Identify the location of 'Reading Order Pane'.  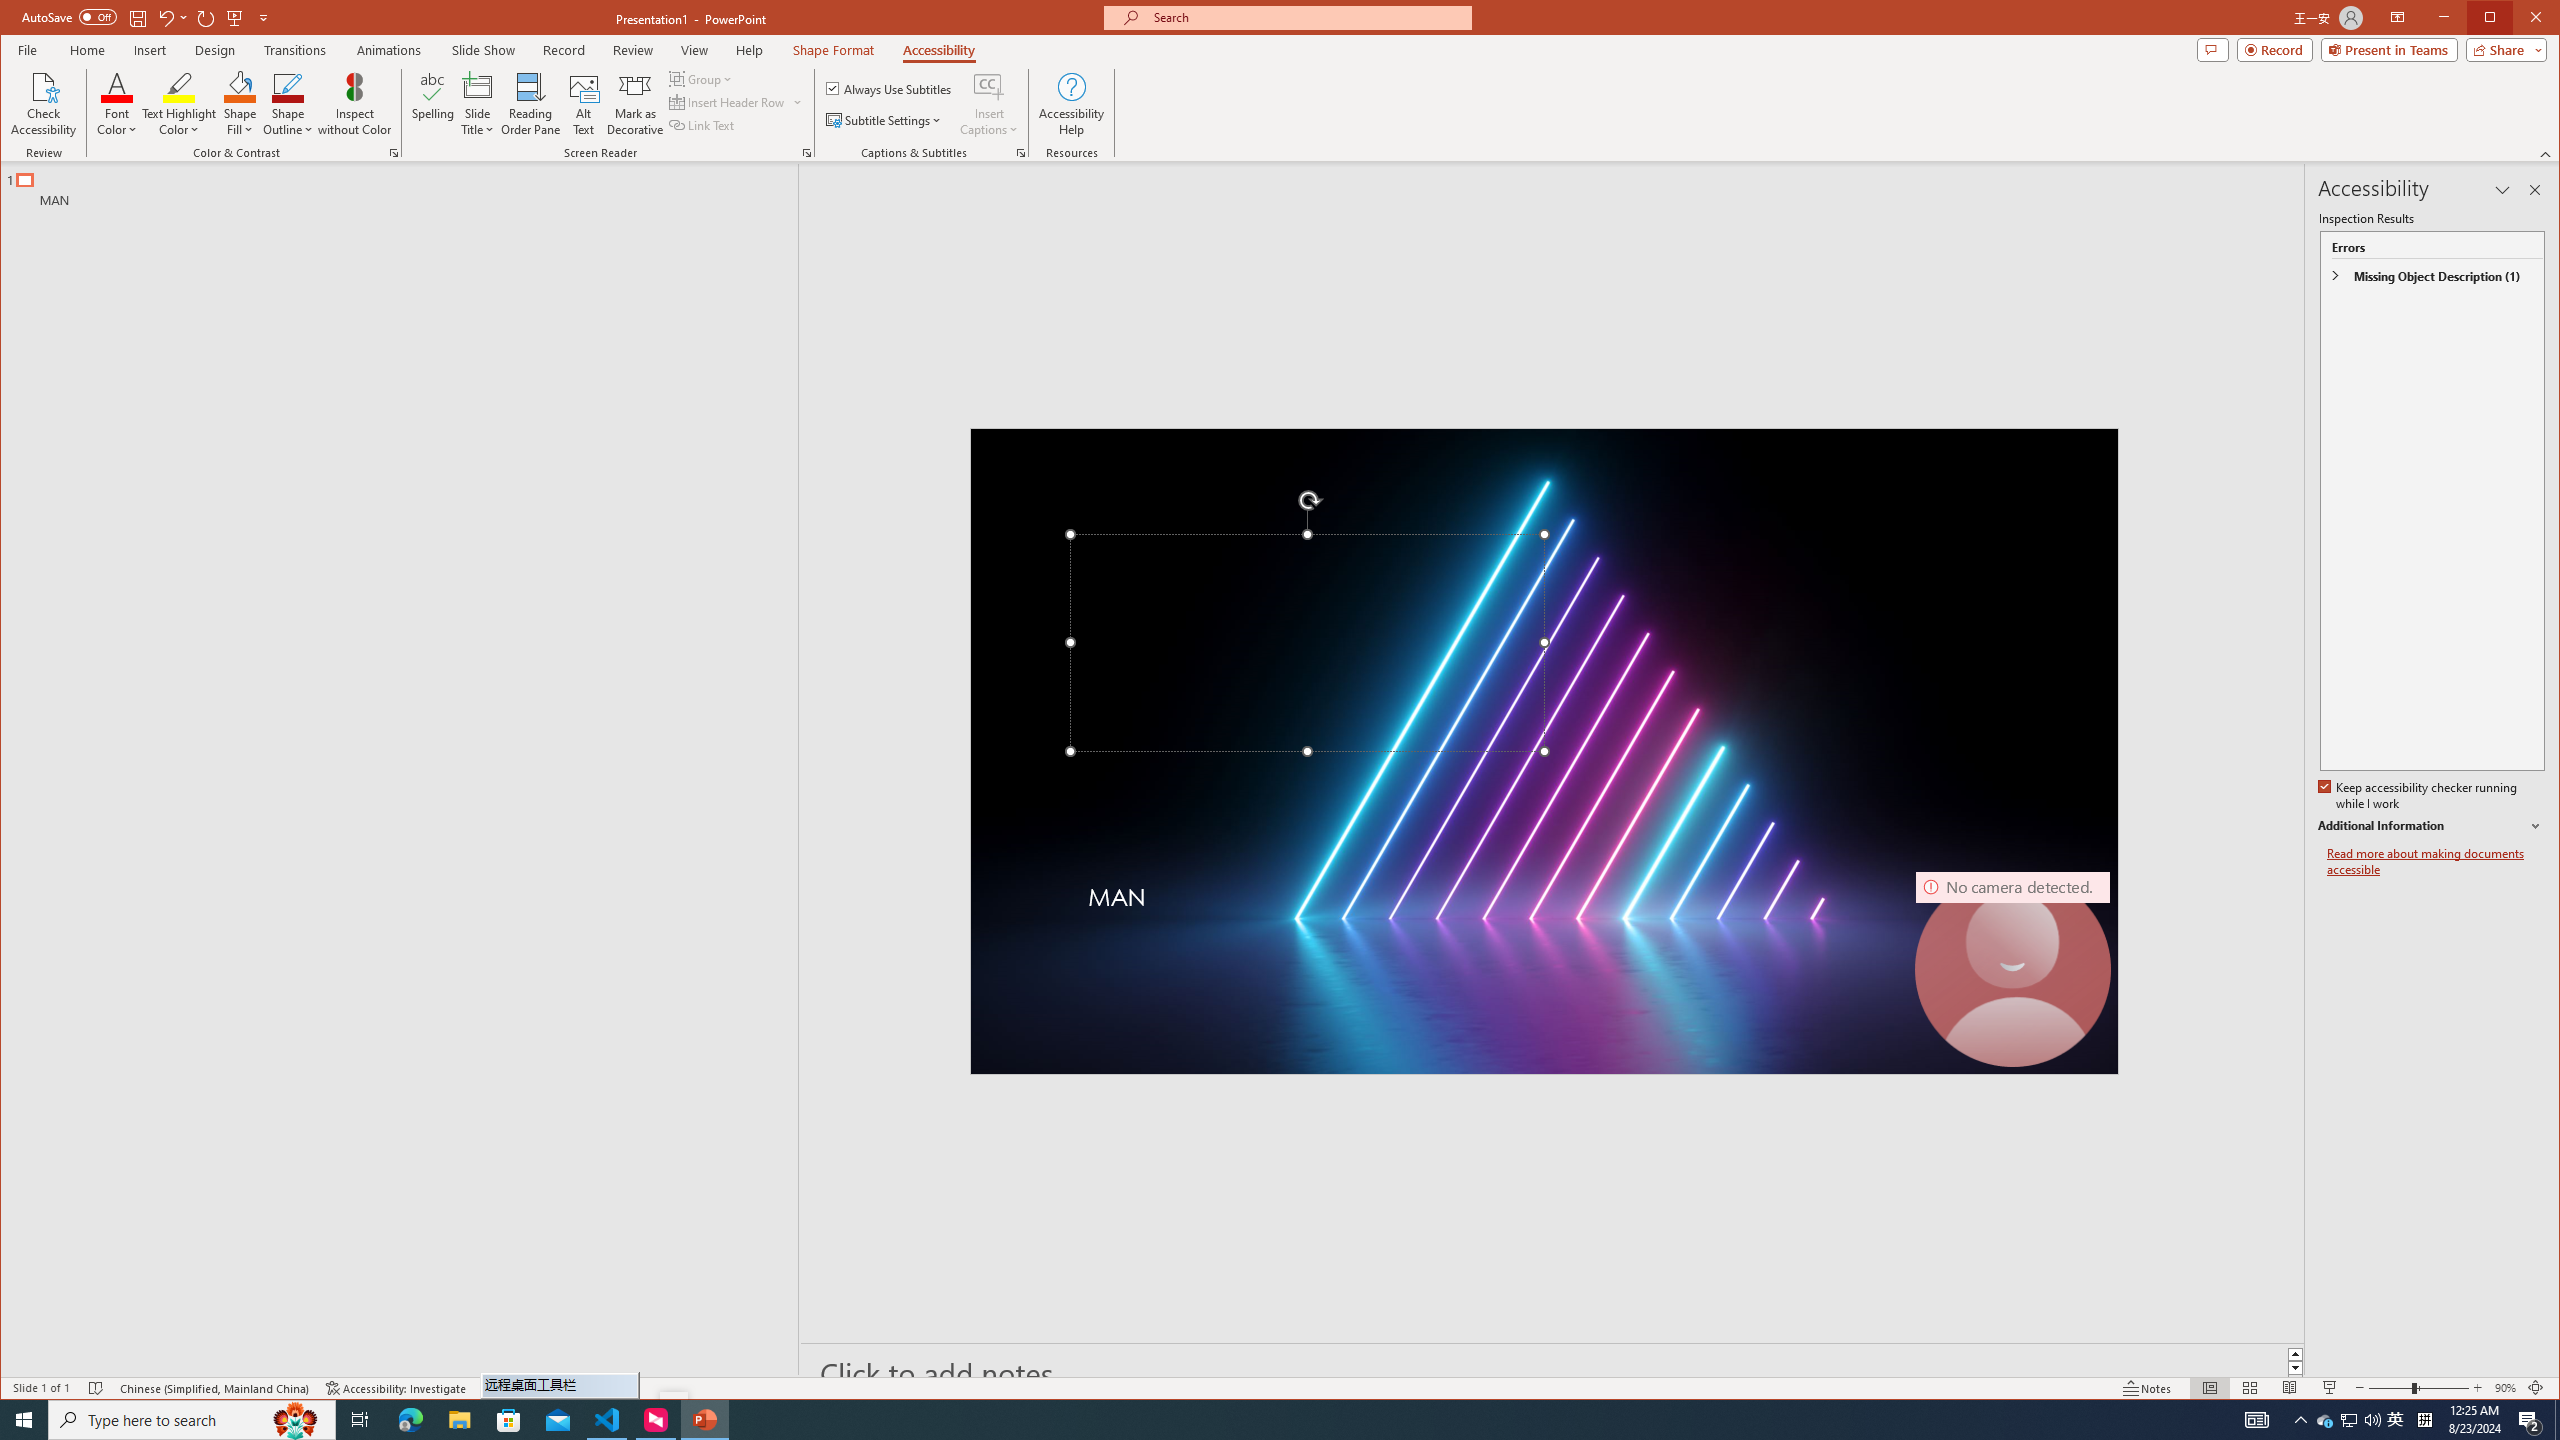
(530, 103).